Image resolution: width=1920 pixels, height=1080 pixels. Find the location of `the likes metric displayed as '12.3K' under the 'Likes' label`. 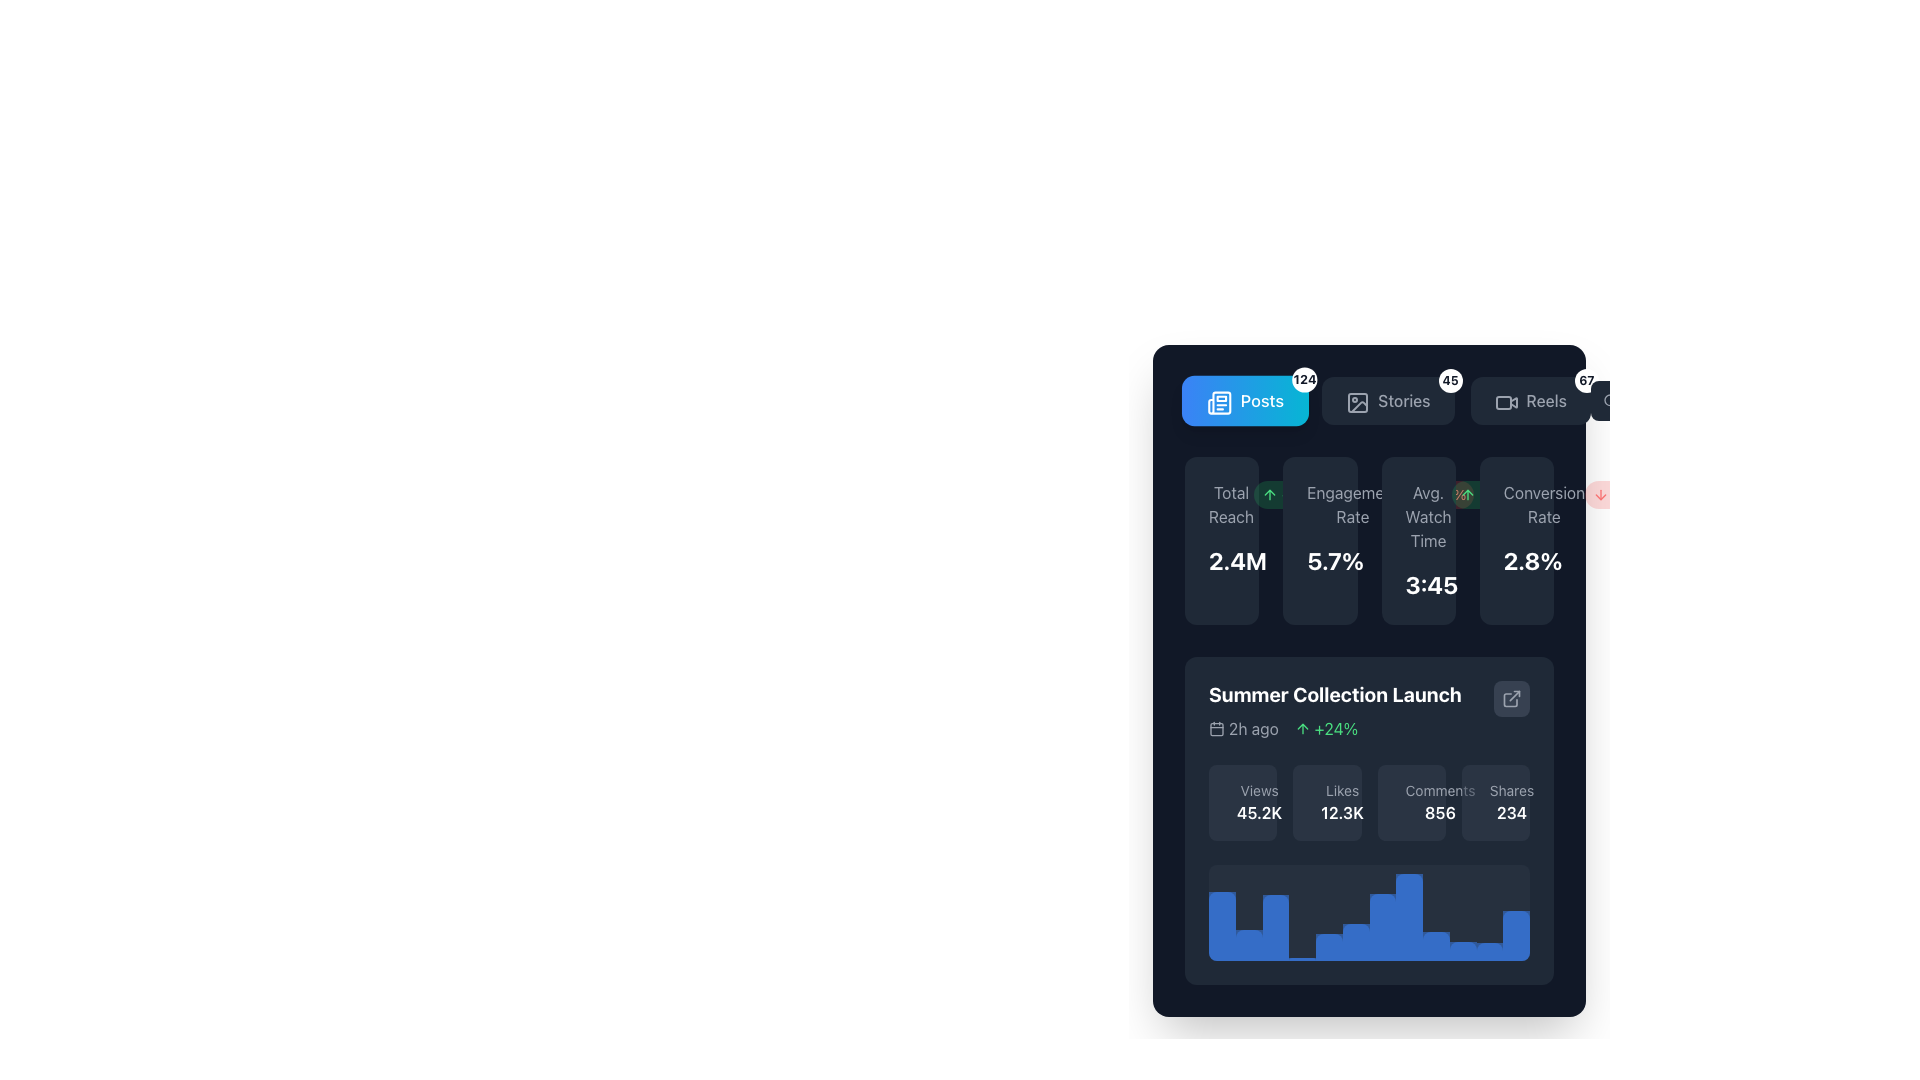

the likes metric displayed as '12.3K' under the 'Likes' label is located at coordinates (1342, 813).